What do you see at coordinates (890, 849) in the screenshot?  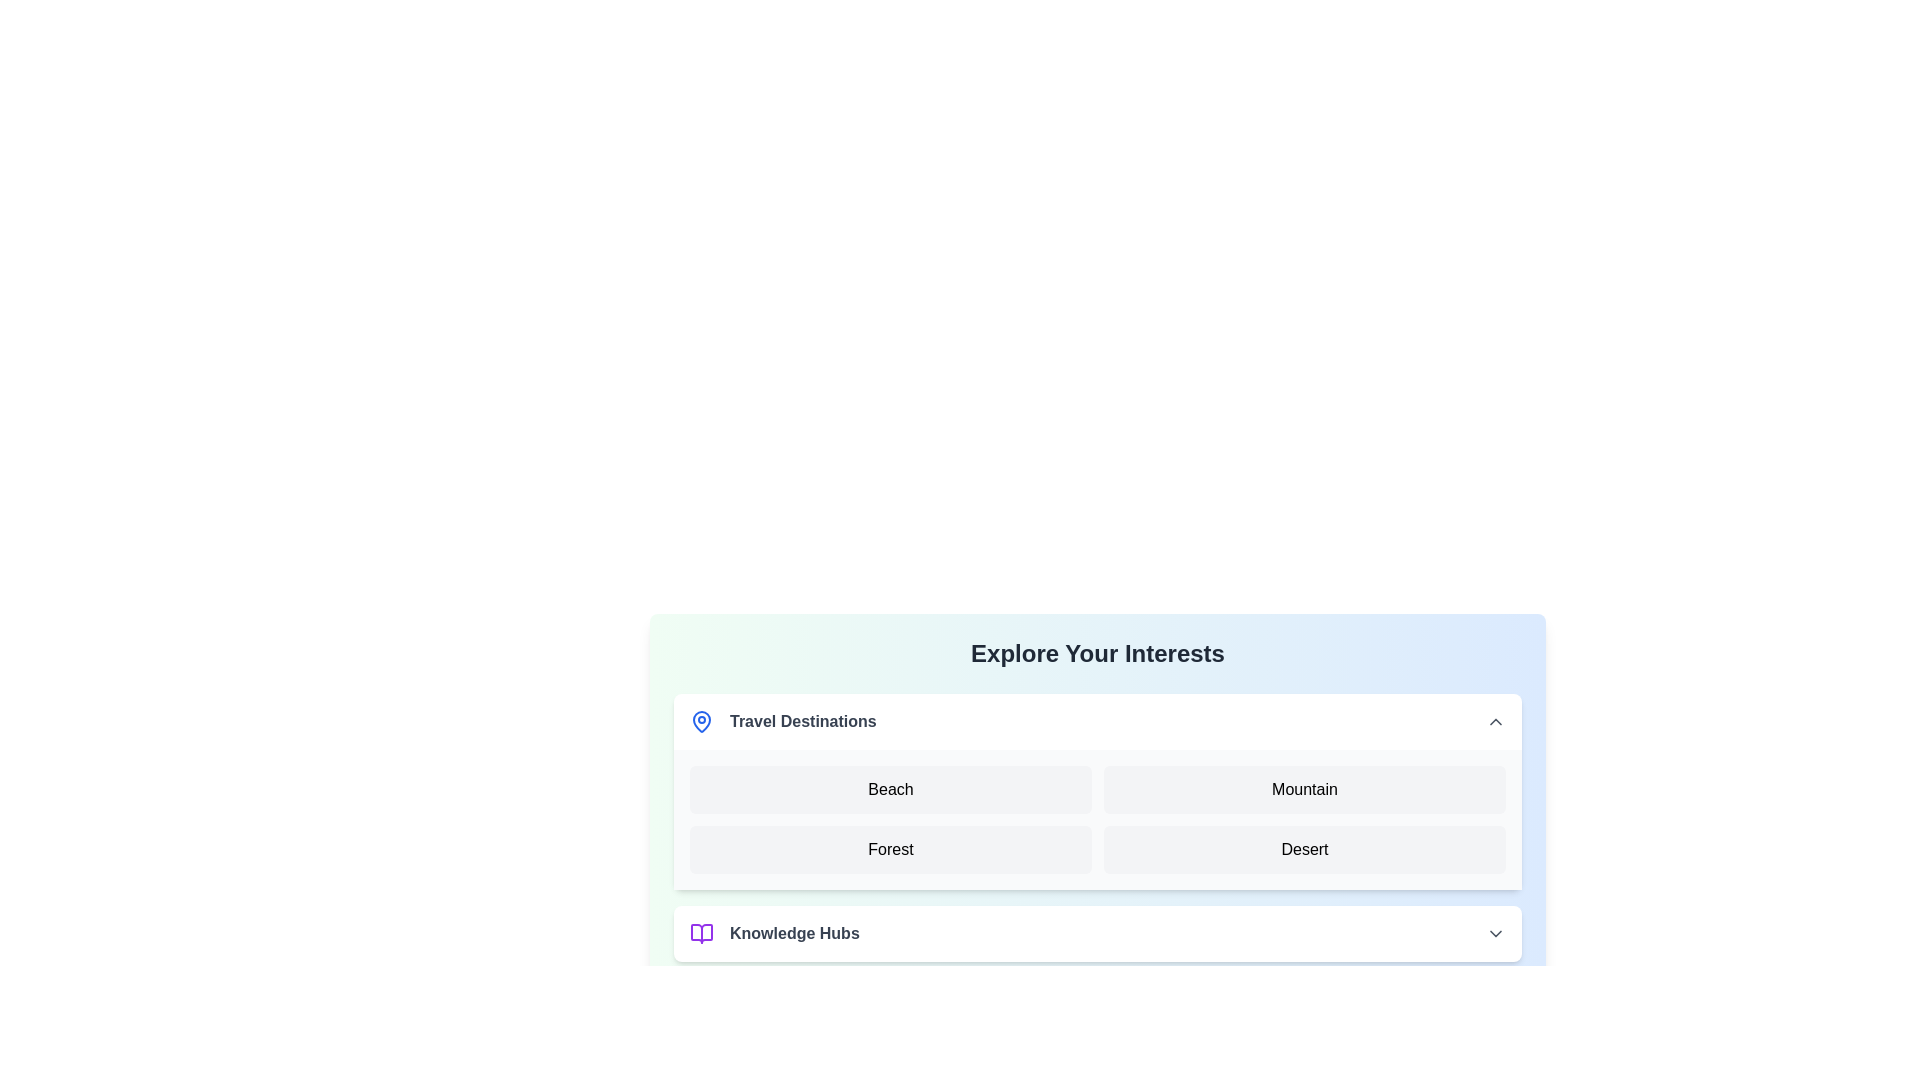 I see `the 'Forest' button located in the second row and first column of the 'Travel Destinations' section` at bounding box center [890, 849].